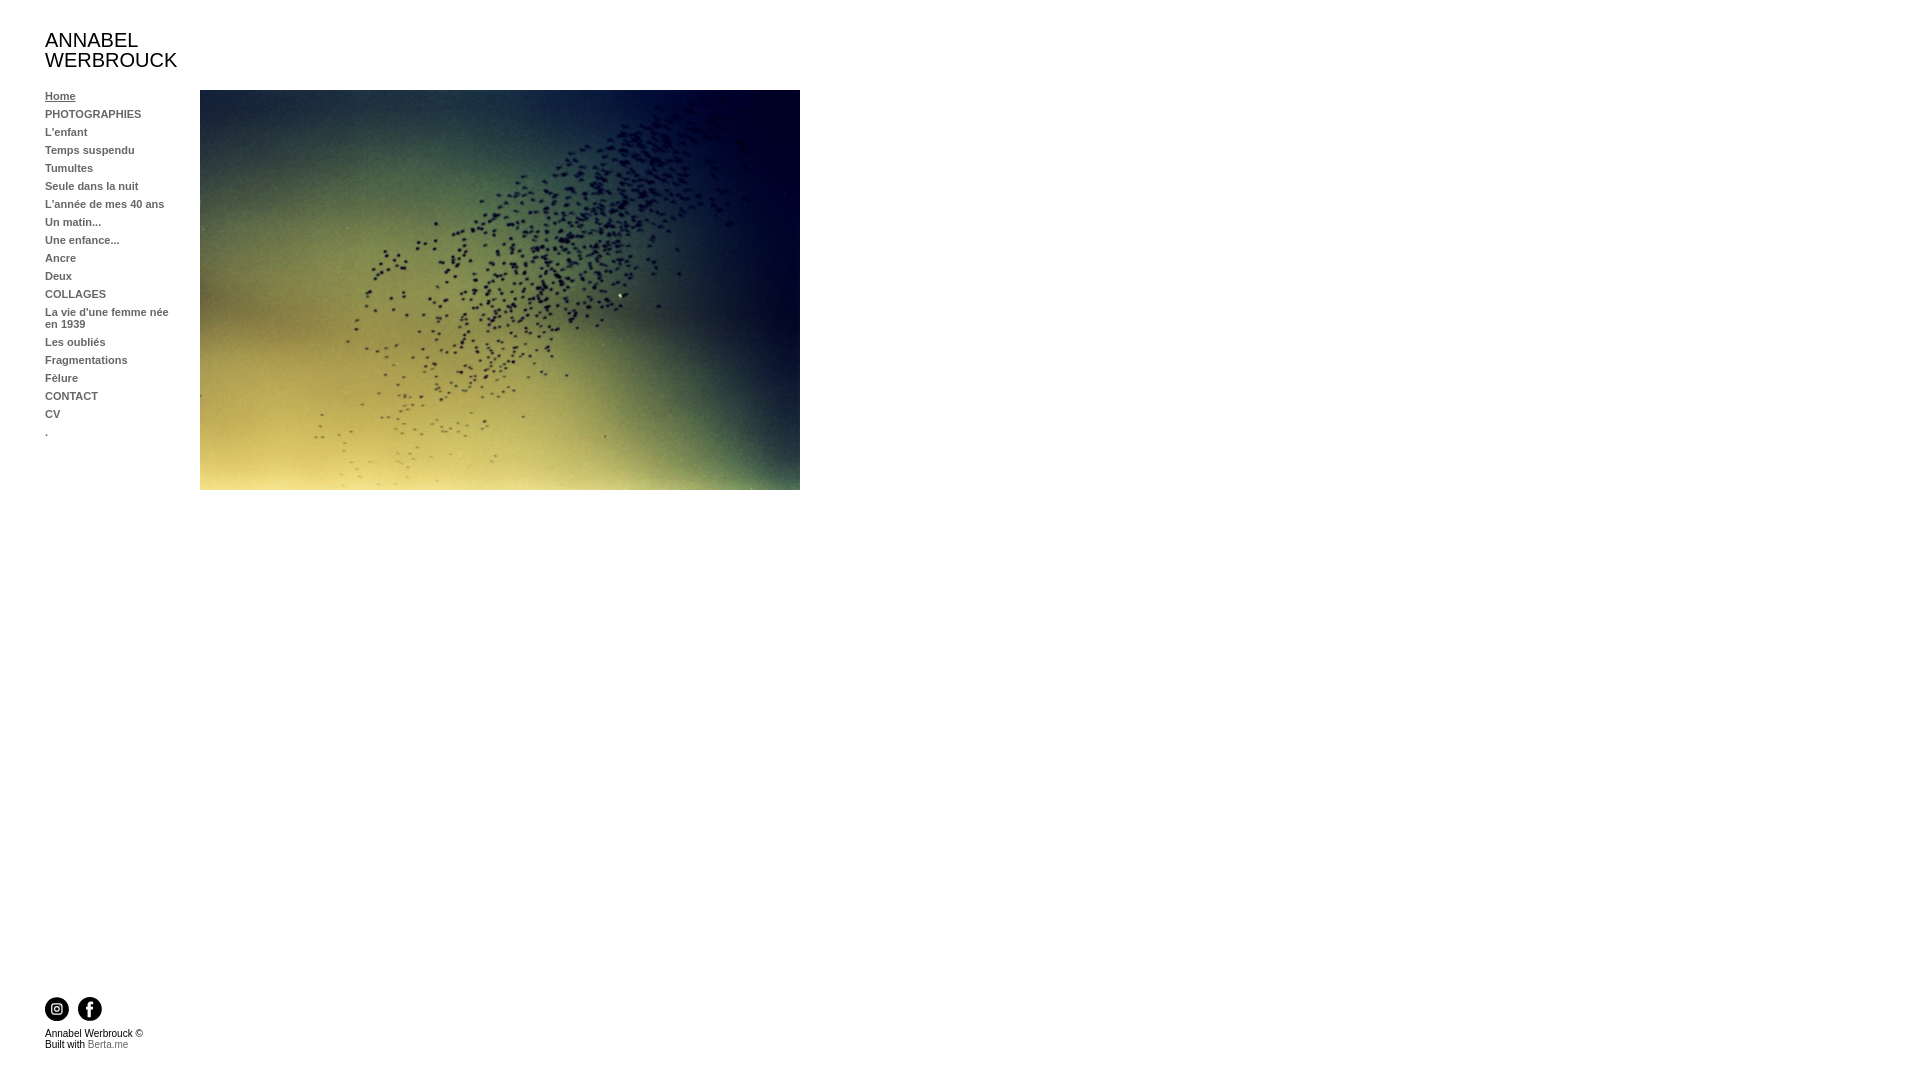 This screenshot has width=1920, height=1080. I want to click on 'Tumultes', so click(44, 167).